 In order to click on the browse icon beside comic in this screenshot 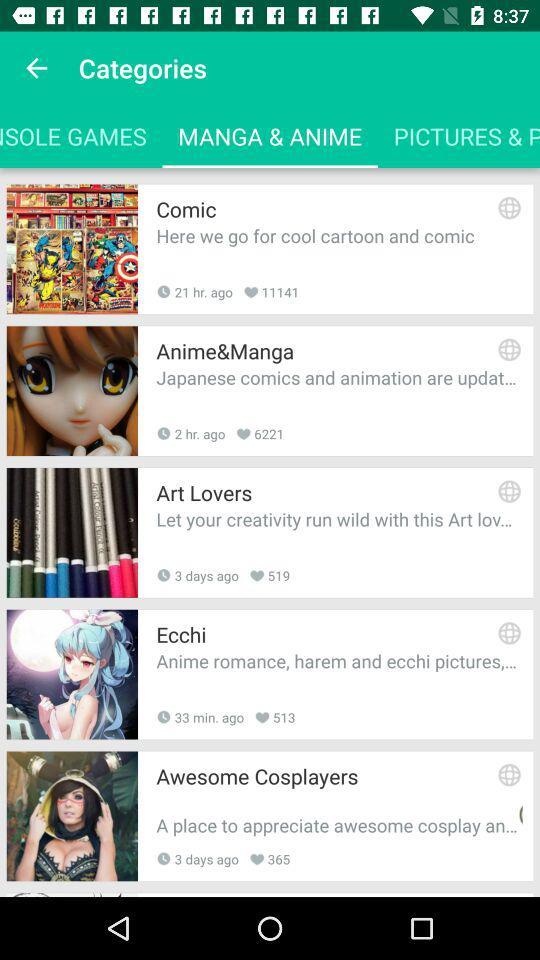, I will do `click(509, 208)`.